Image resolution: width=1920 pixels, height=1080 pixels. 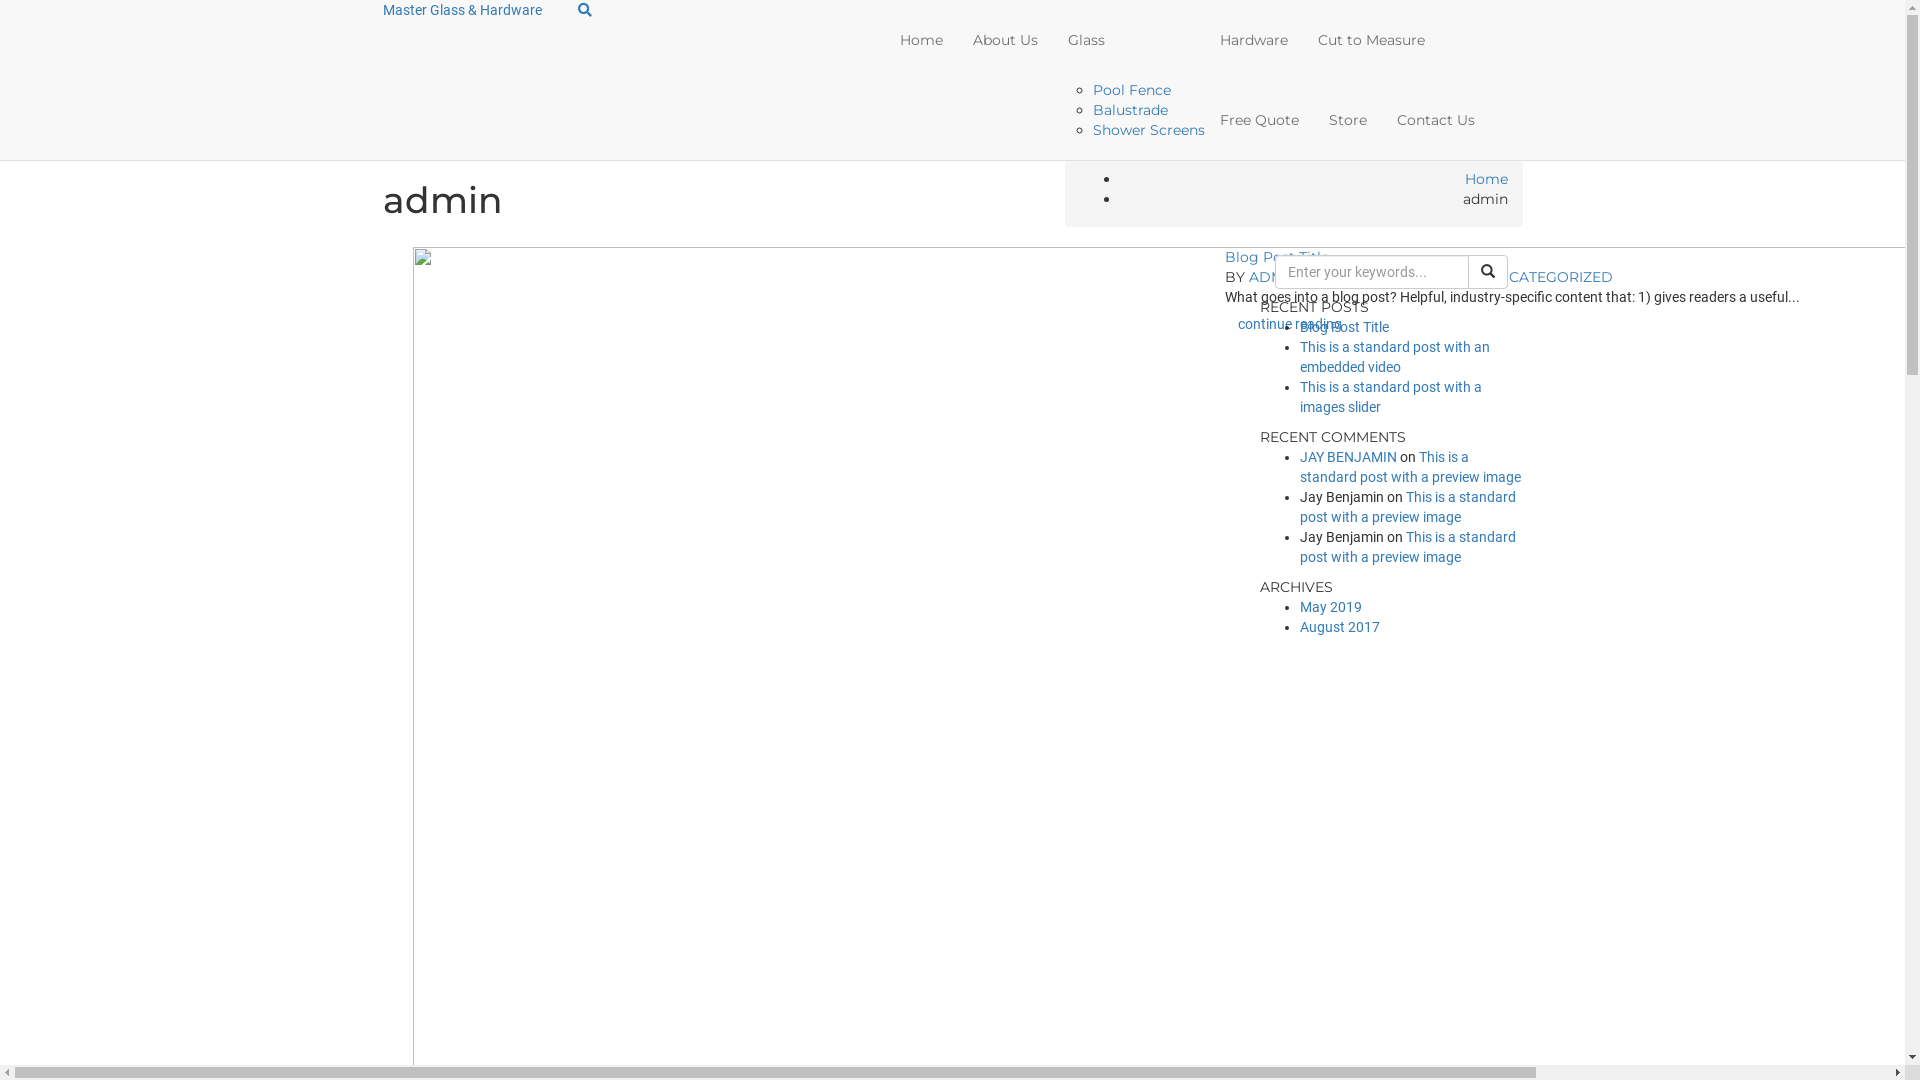 I want to click on 'Blog Post Title', so click(x=1344, y=326).